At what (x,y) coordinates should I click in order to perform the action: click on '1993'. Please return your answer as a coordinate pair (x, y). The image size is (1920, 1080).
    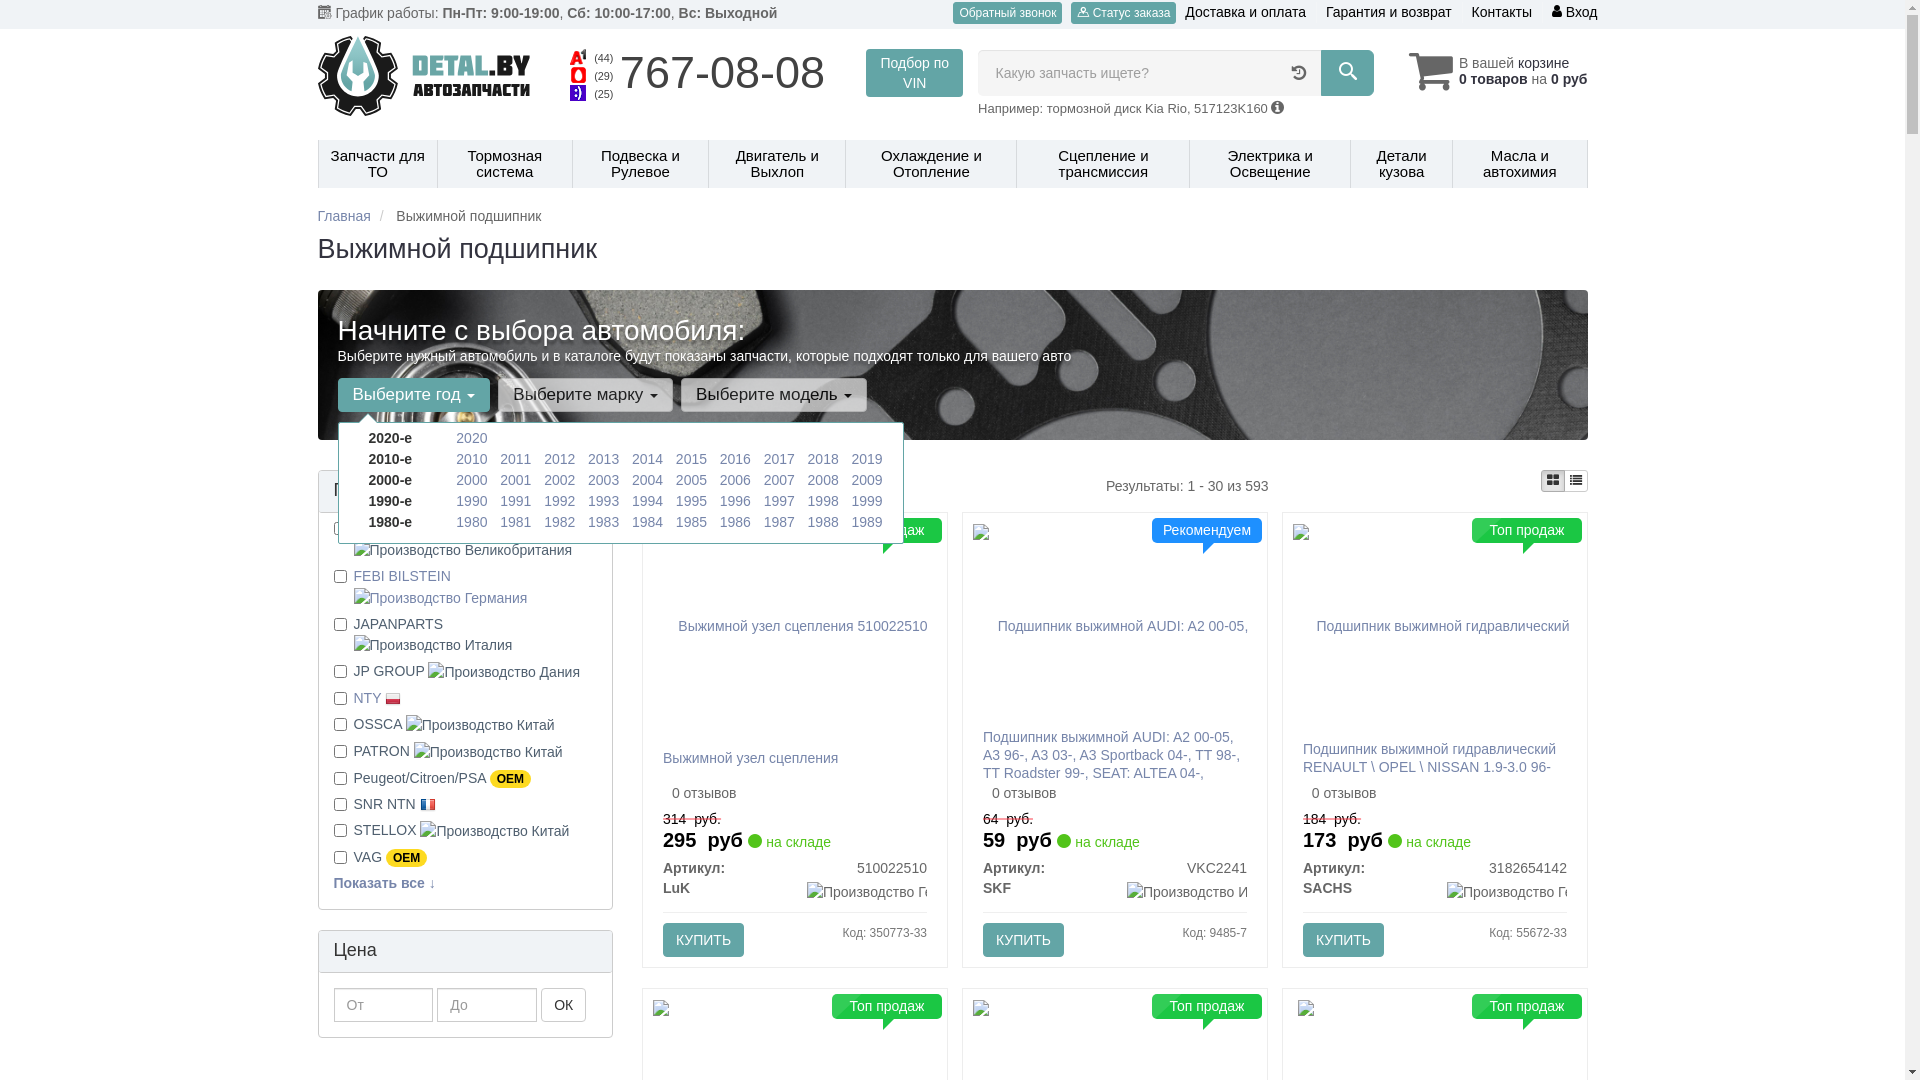
    Looking at the image, I should click on (587, 500).